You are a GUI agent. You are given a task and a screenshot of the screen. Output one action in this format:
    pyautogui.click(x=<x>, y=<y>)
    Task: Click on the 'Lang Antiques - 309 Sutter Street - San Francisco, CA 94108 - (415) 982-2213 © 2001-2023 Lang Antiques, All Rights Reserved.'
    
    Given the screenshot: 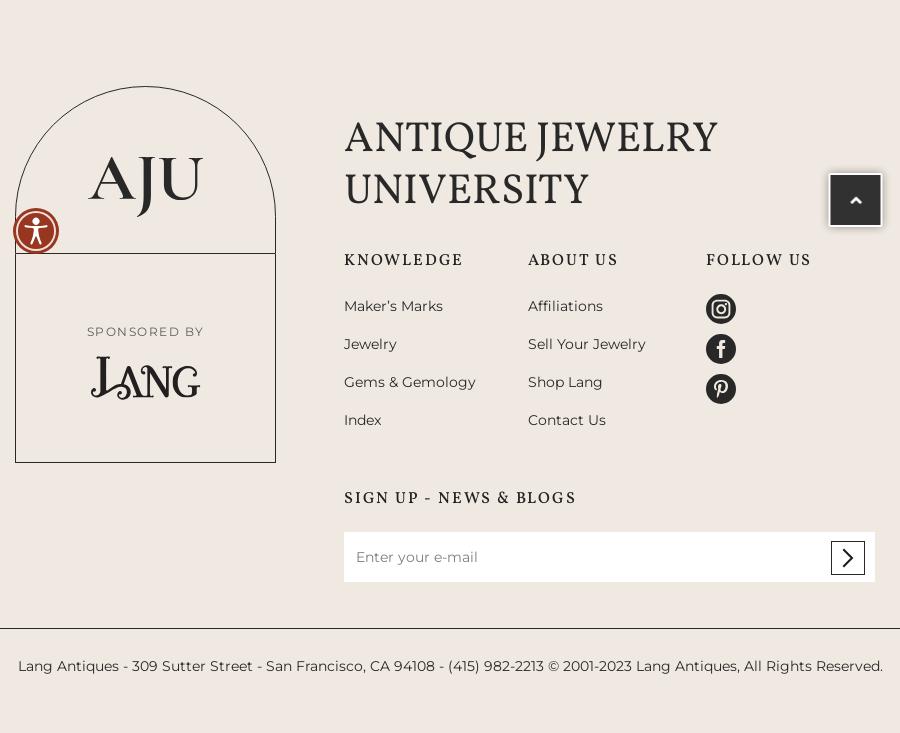 What is the action you would take?
    pyautogui.click(x=449, y=666)
    